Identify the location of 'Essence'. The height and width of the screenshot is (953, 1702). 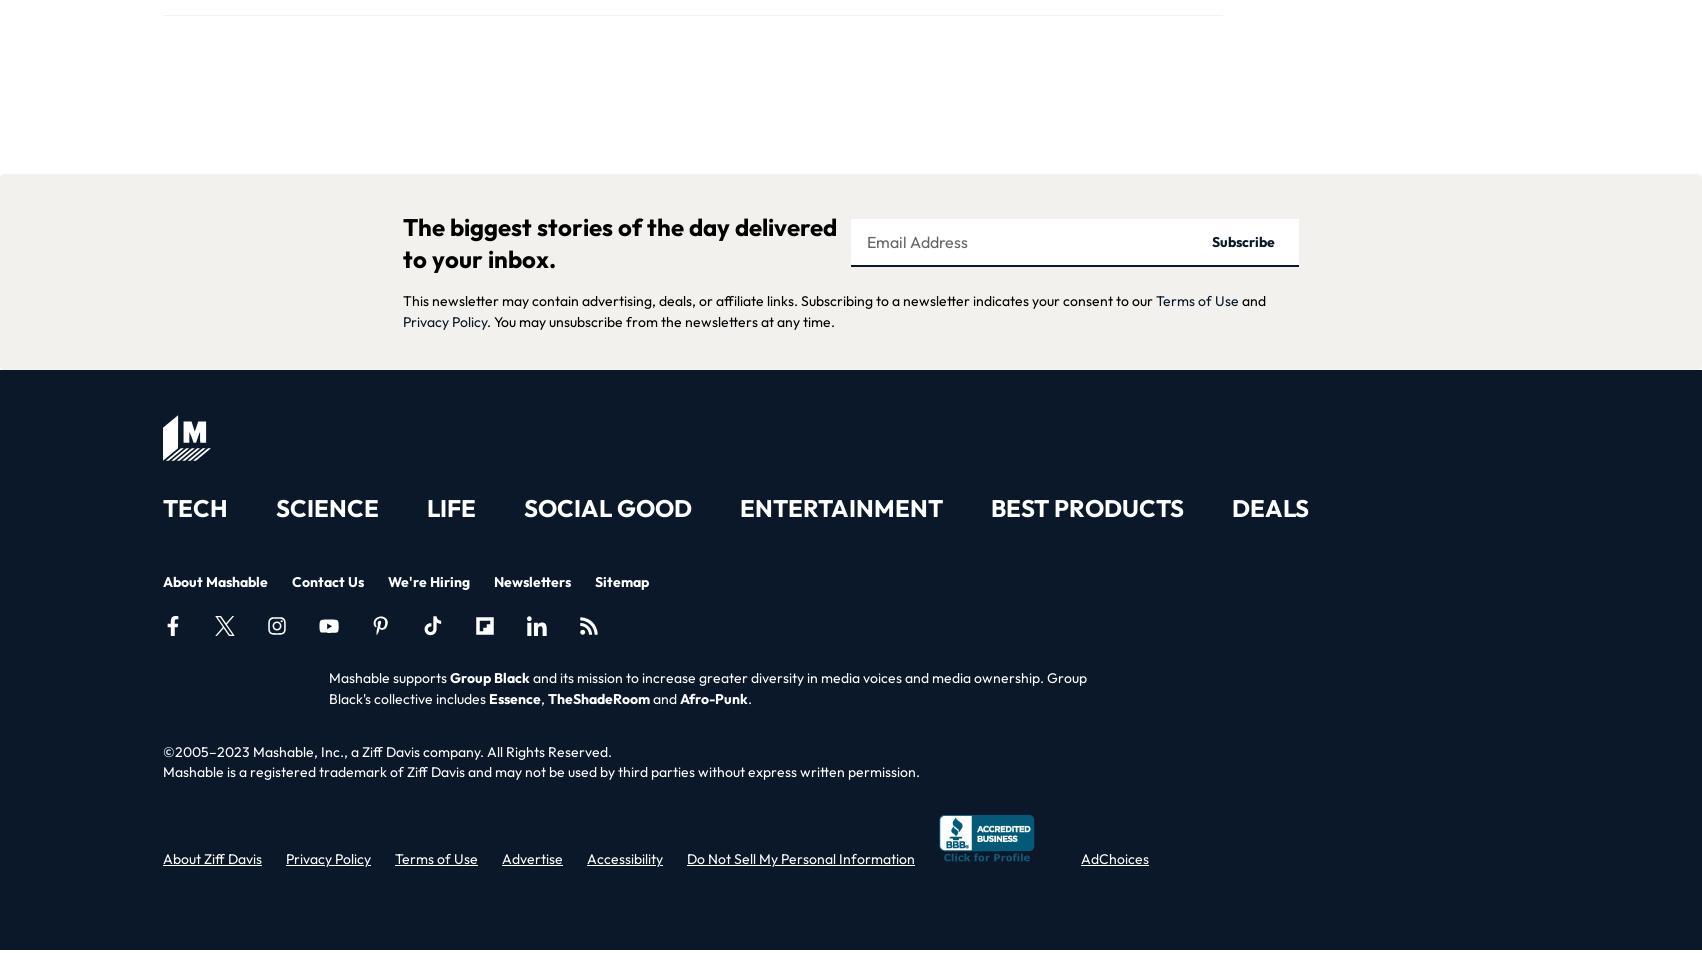
(487, 699).